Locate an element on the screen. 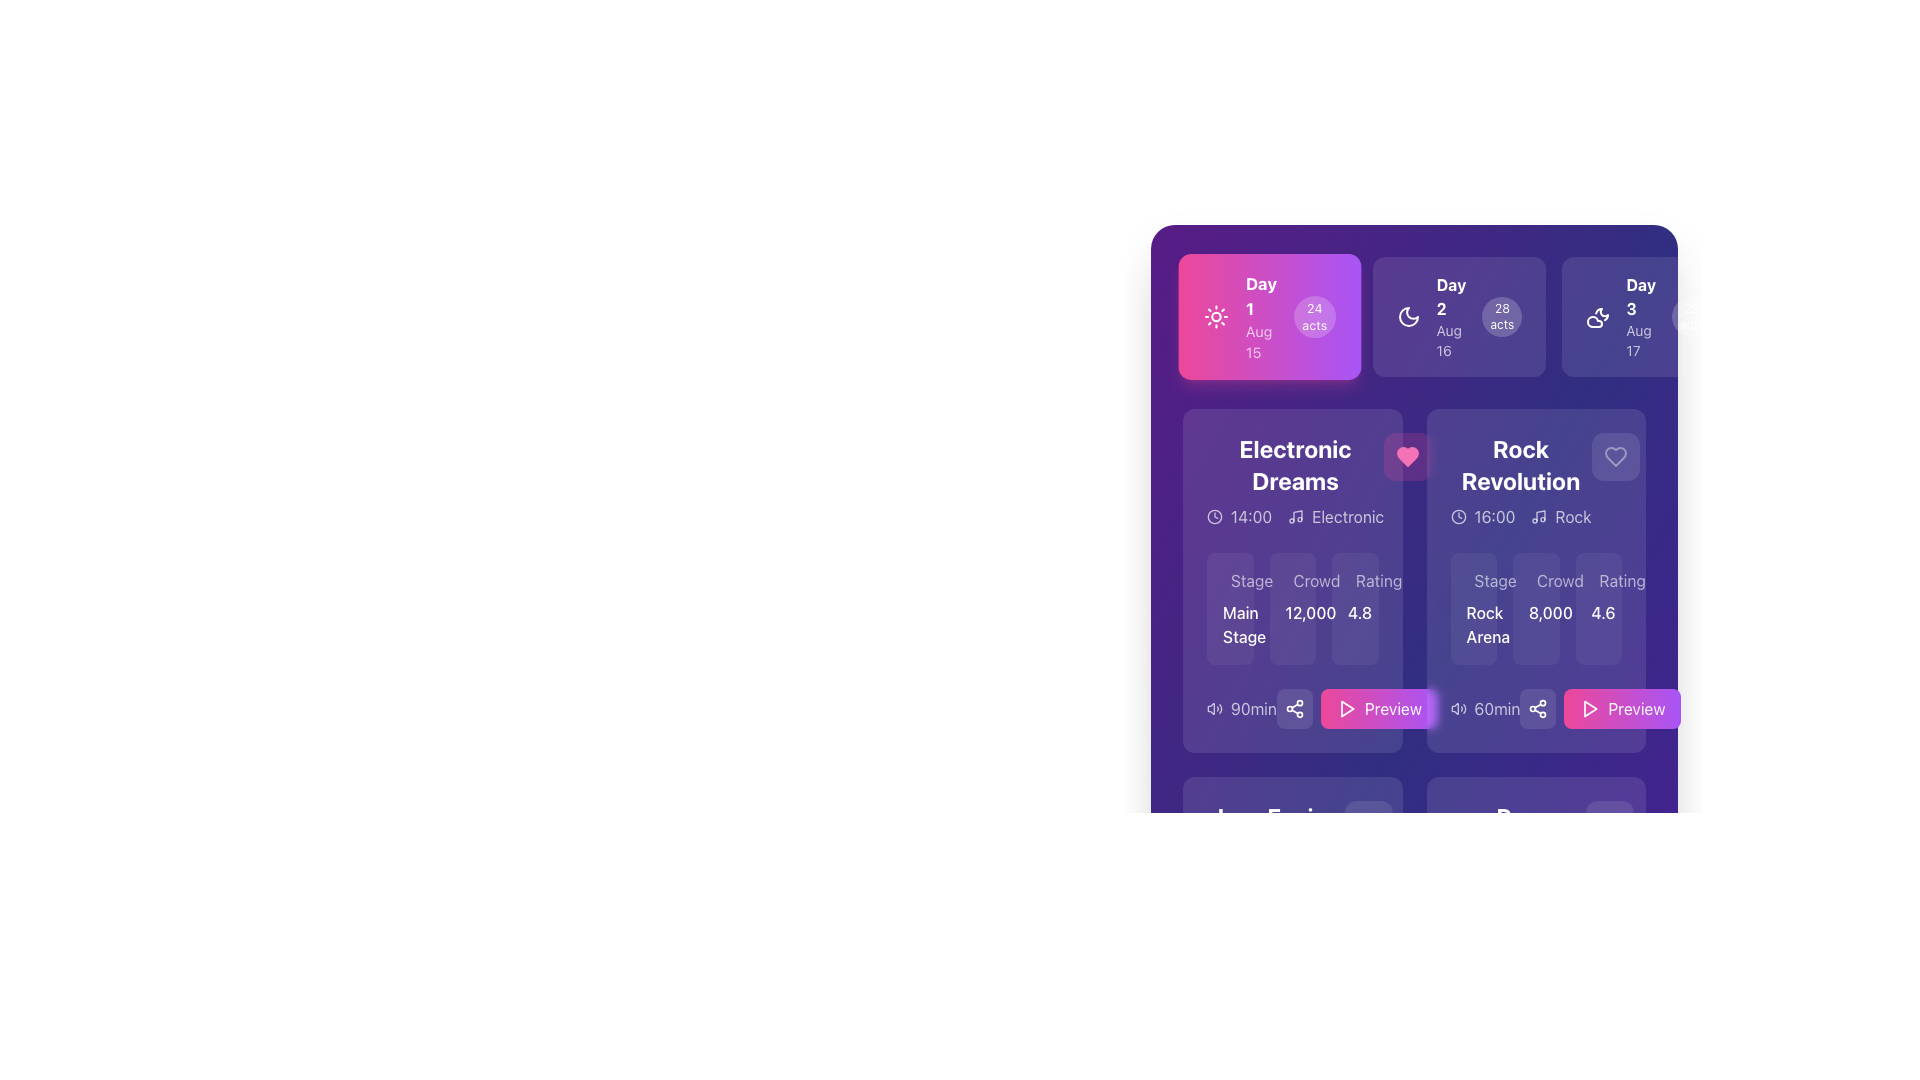  text content of the label displaying '90min', which is styled in white font on a purple background, located at the bottom-left corner of the 'Electronic Dreams' card is located at coordinates (1252, 708).